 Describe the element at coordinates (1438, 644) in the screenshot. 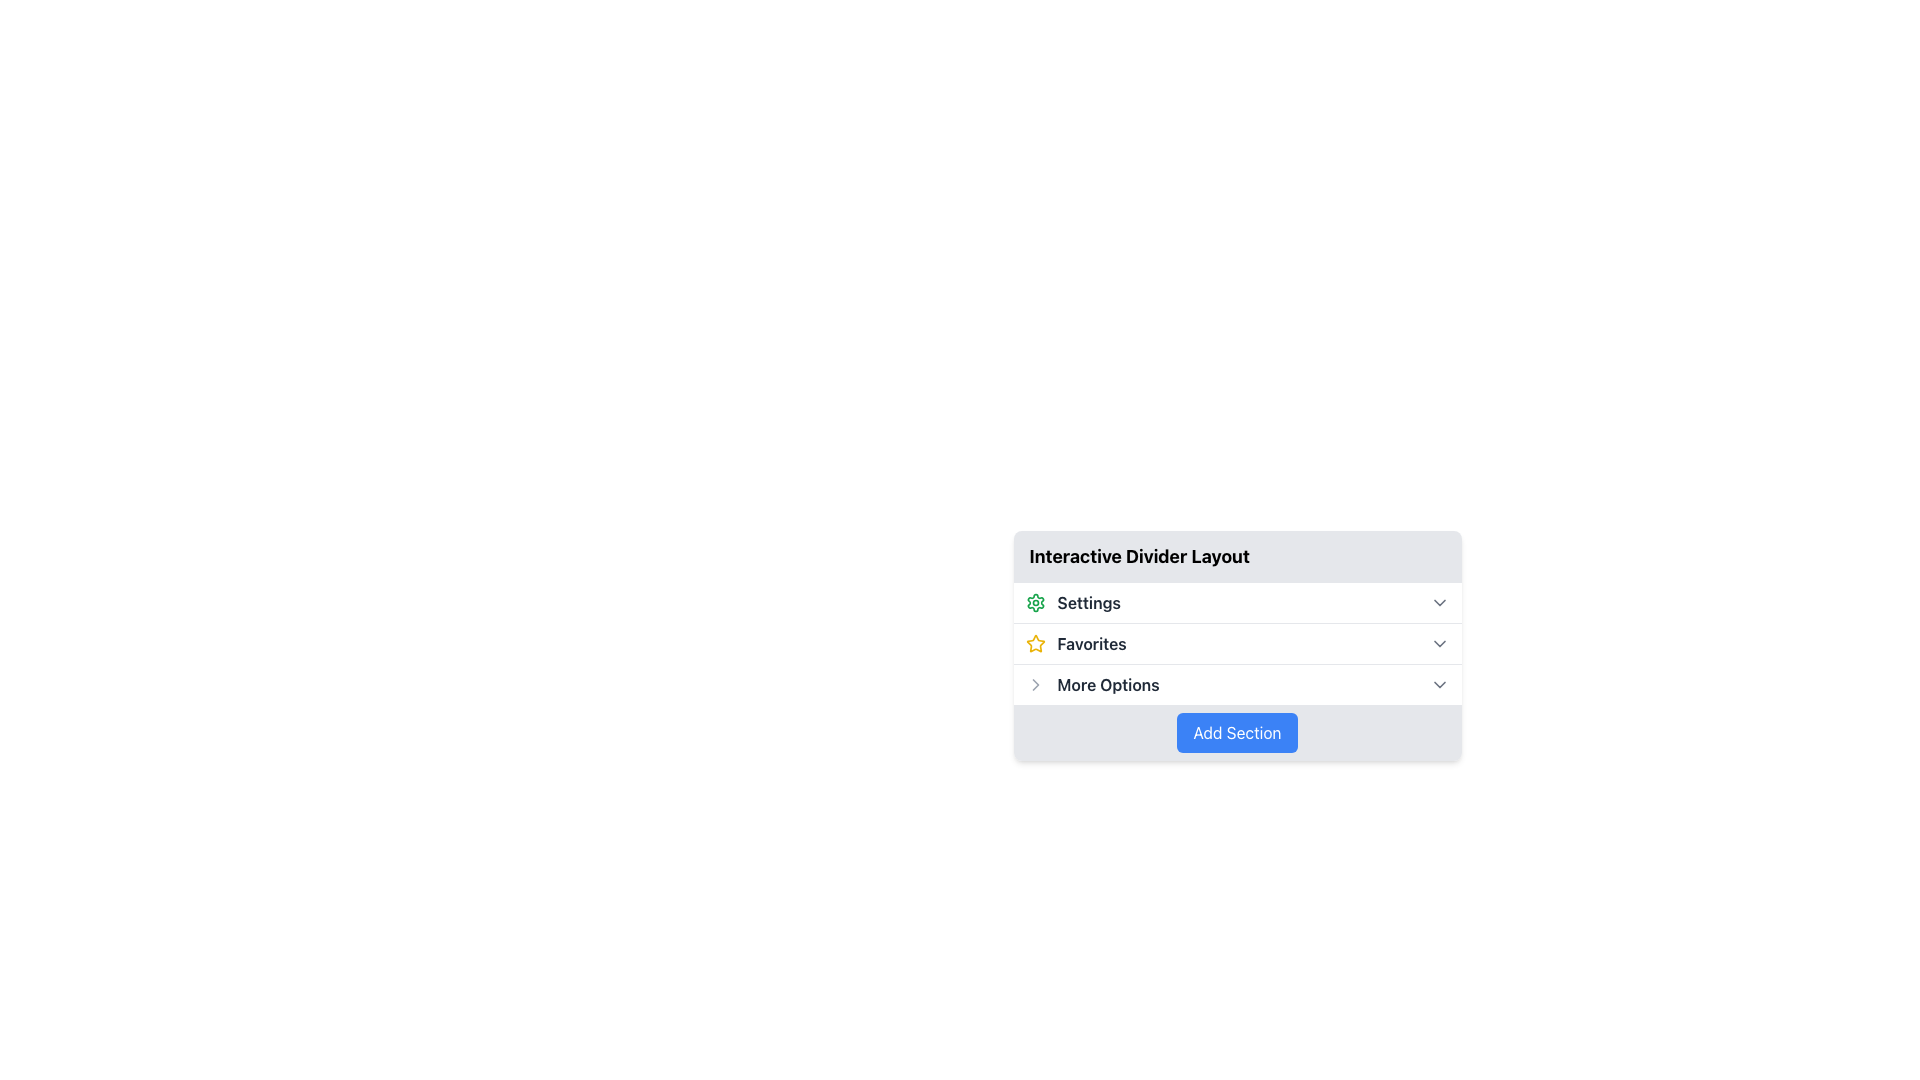

I see `the dropdown arrow` at that location.